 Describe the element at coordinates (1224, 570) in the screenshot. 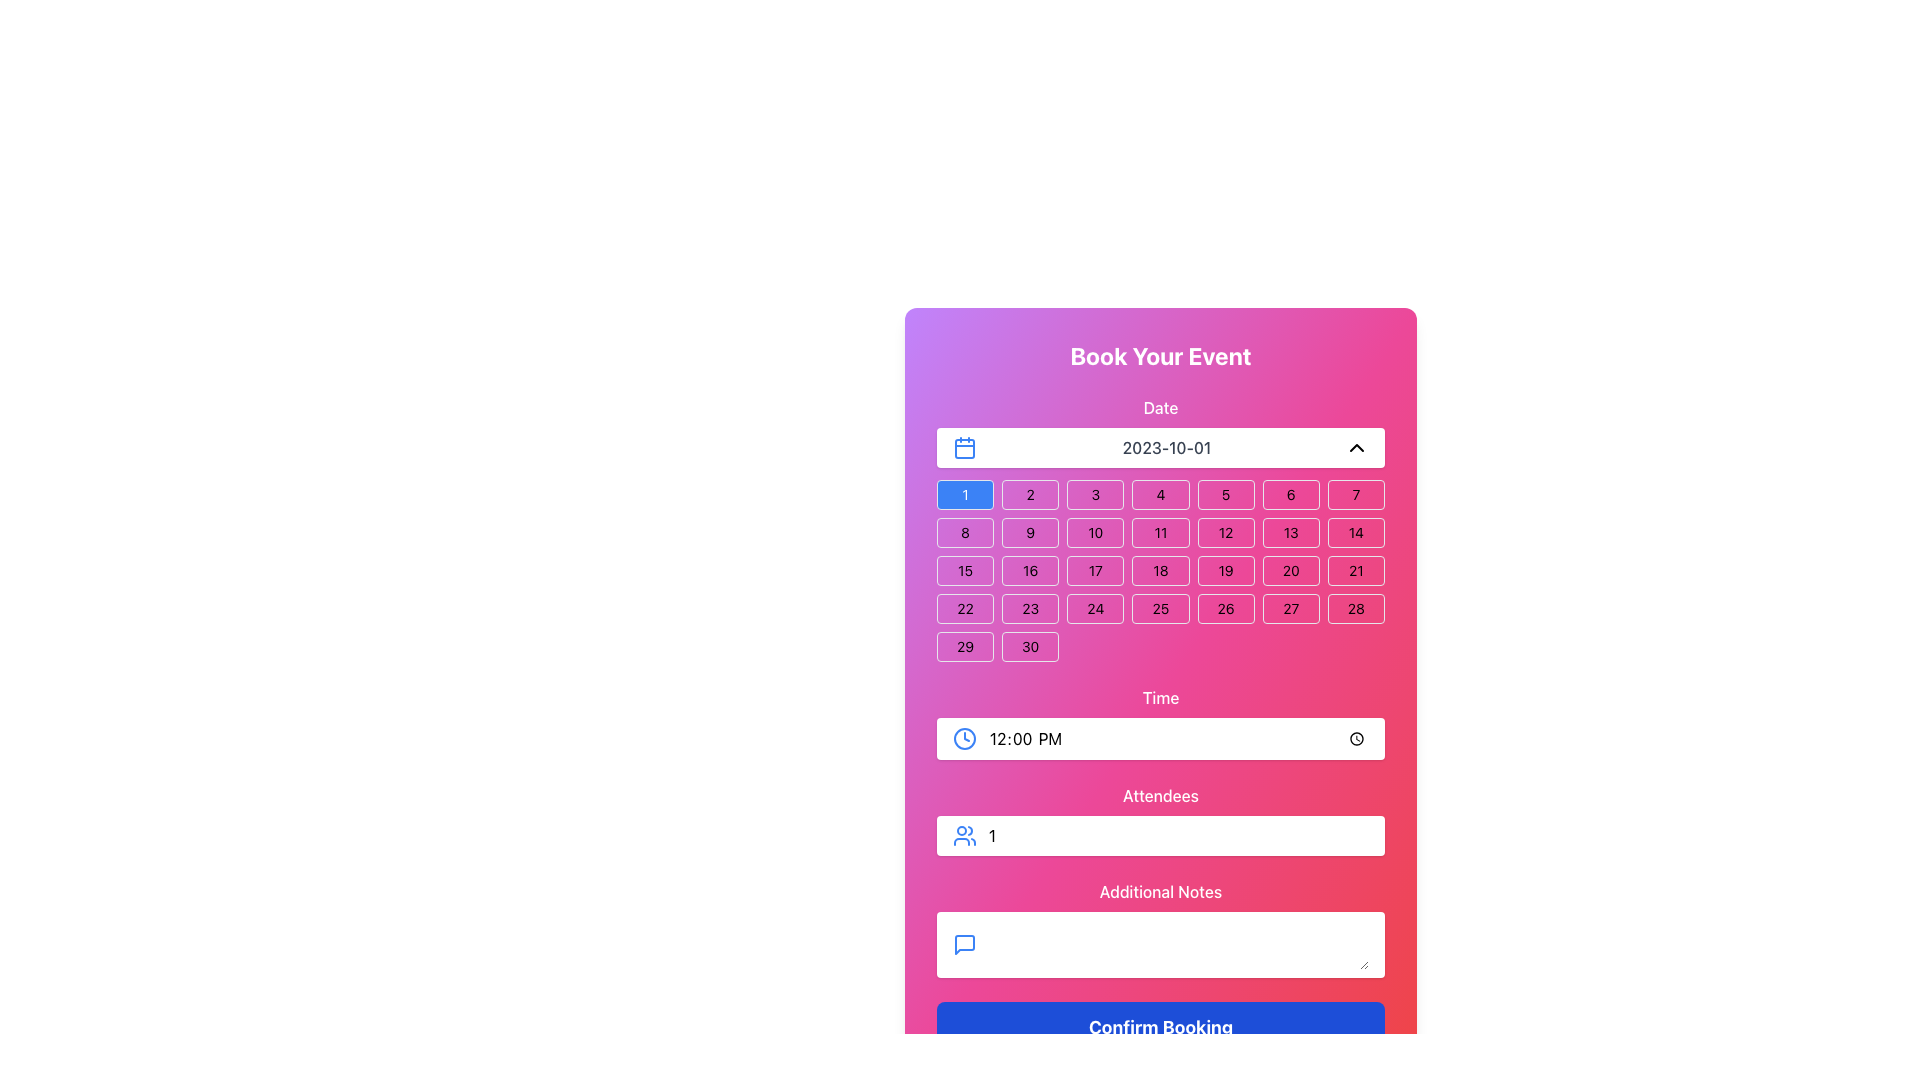

I see `the pink button with the black text '19' located in the third row and fifth column of the calendar grid` at that location.